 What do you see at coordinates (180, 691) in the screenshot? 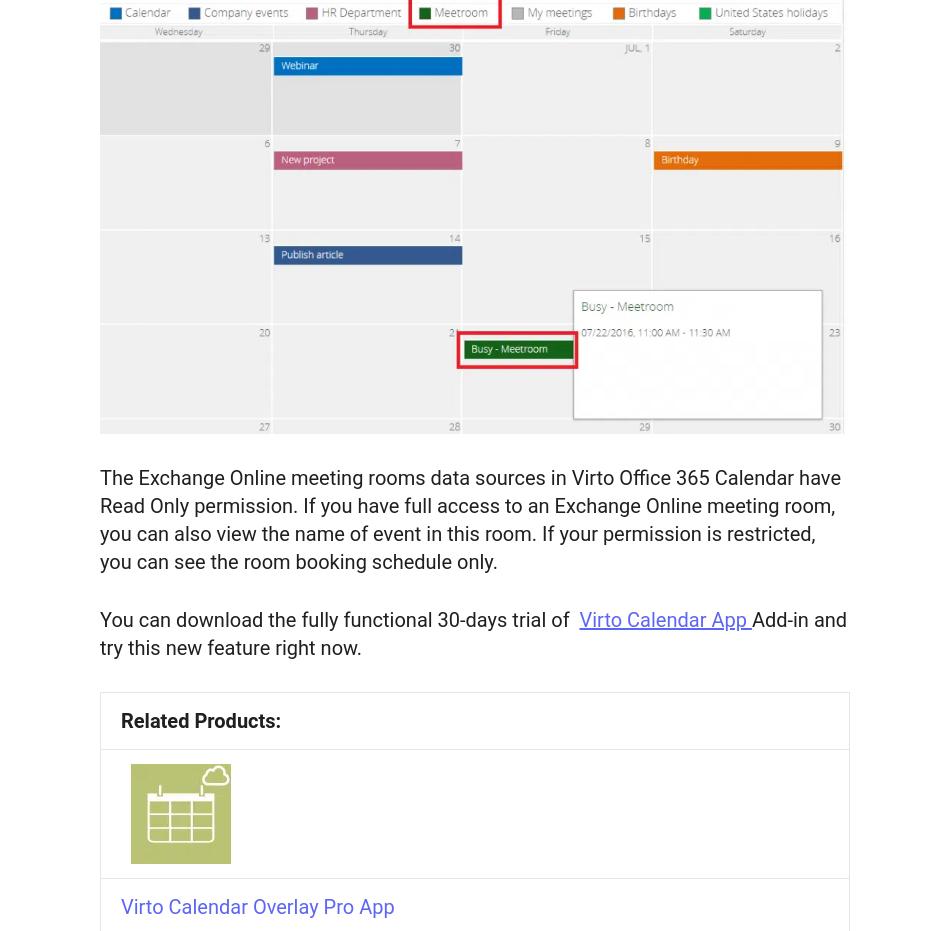
I see `'SharePoint Calendar: How to Create or Add'` at bounding box center [180, 691].